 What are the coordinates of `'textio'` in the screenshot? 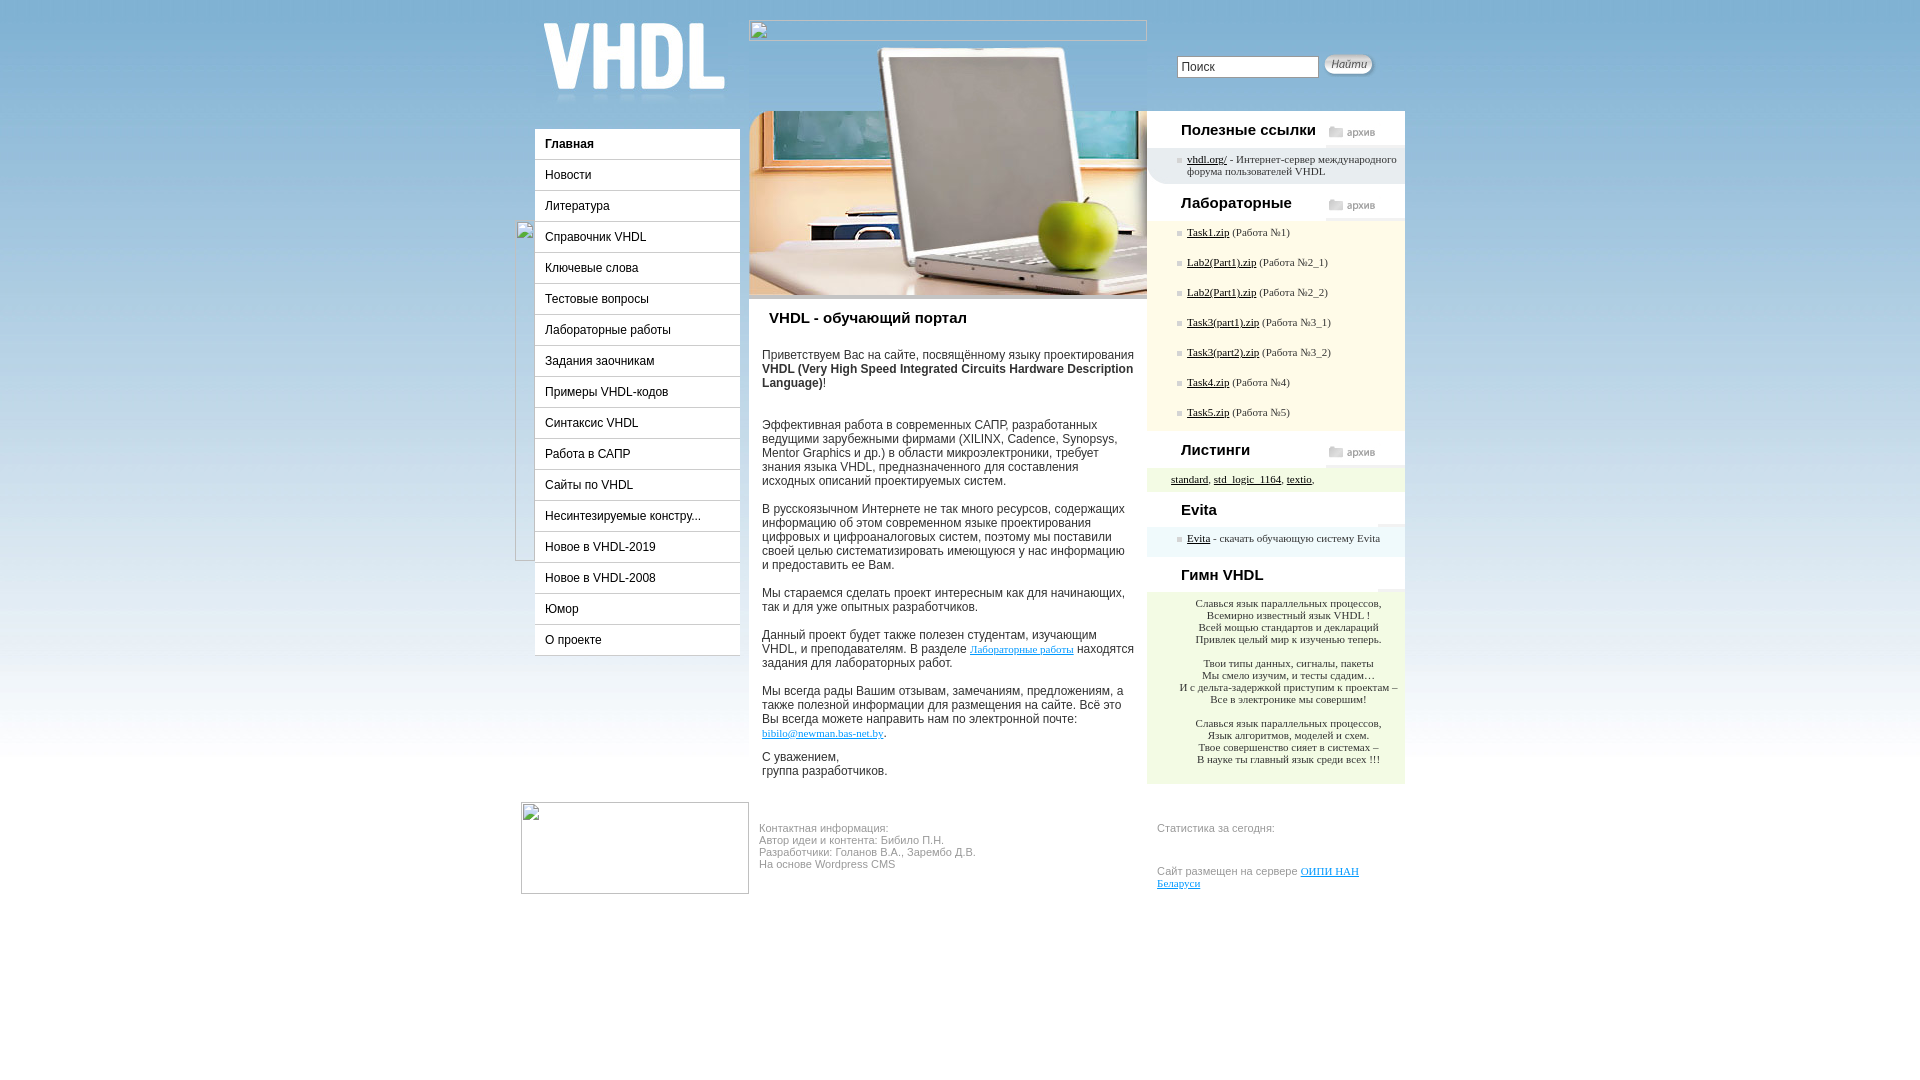 It's located at (1299, 478).